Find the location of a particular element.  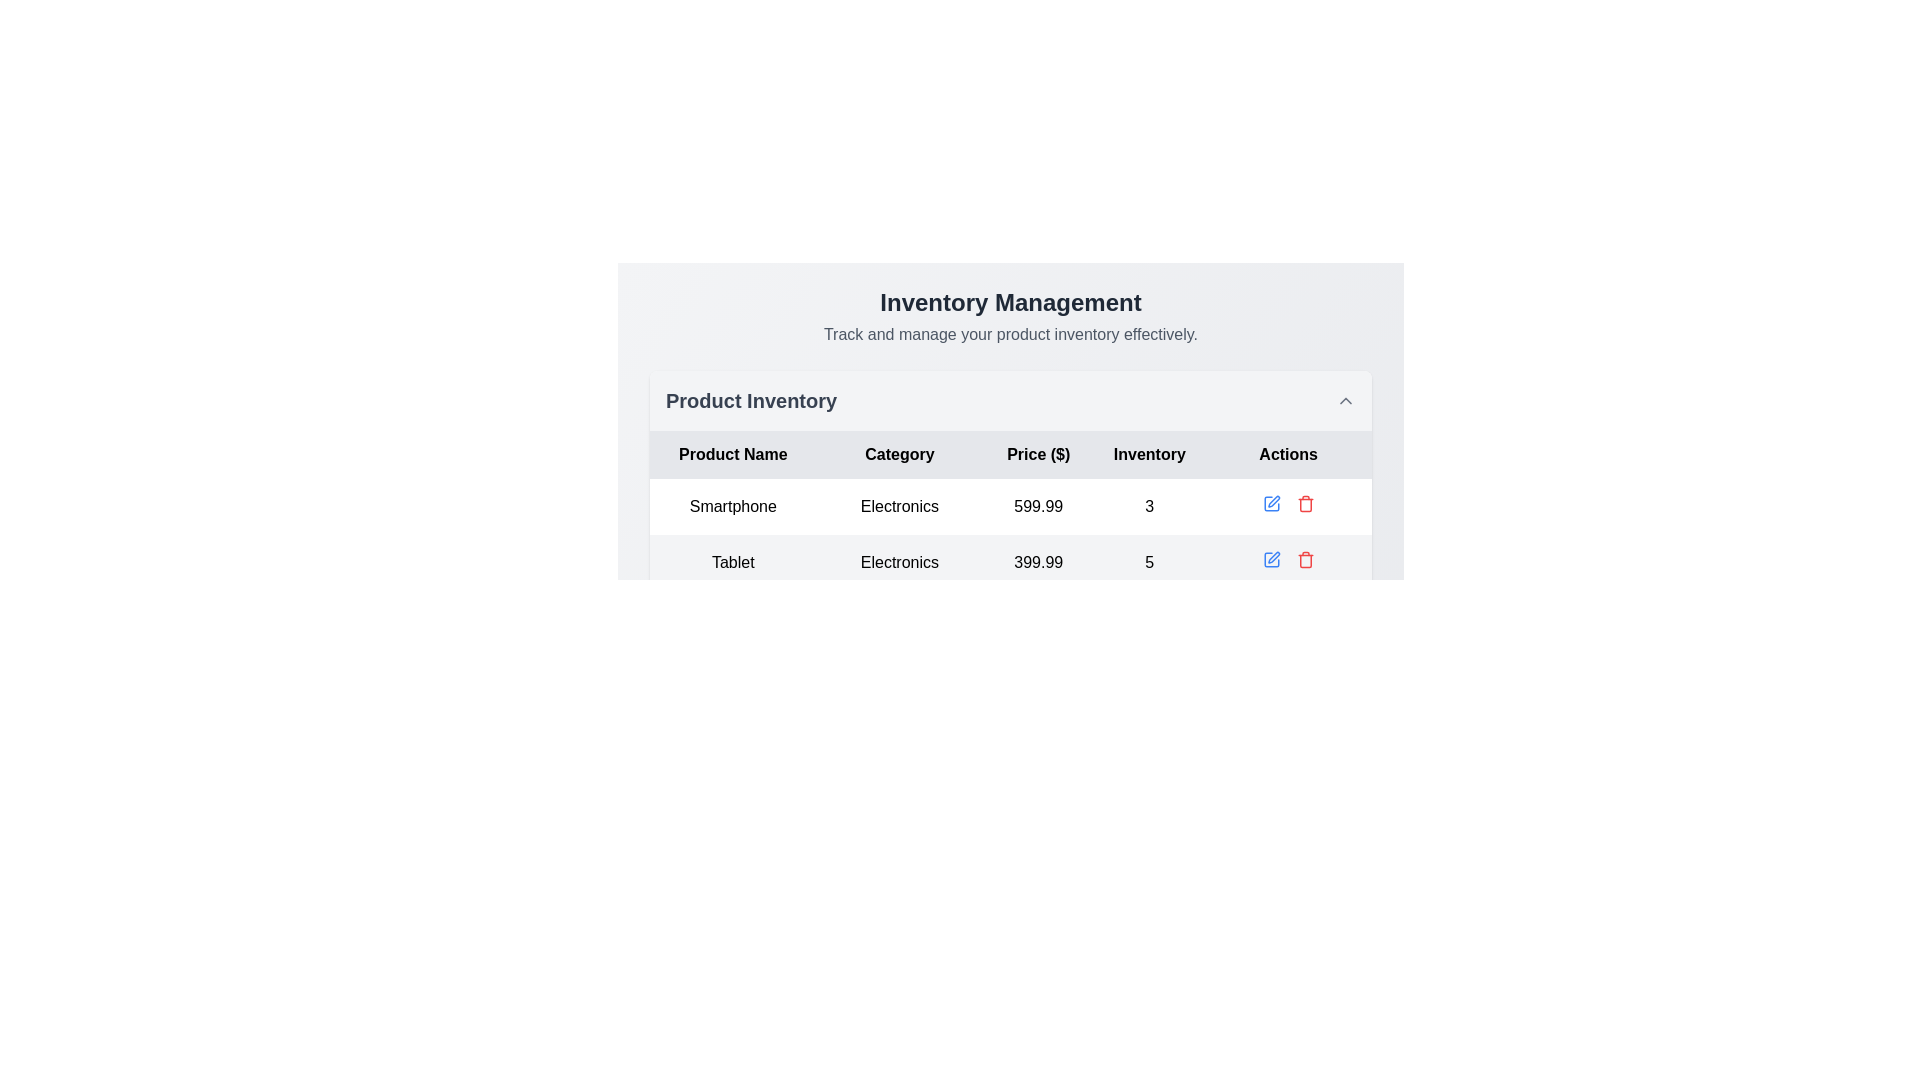

the price text indicating the cost of the product 'Tablet' in the inventory table, located in the second row under the 'Price ($)' column is located at coordinates (1038, 563).